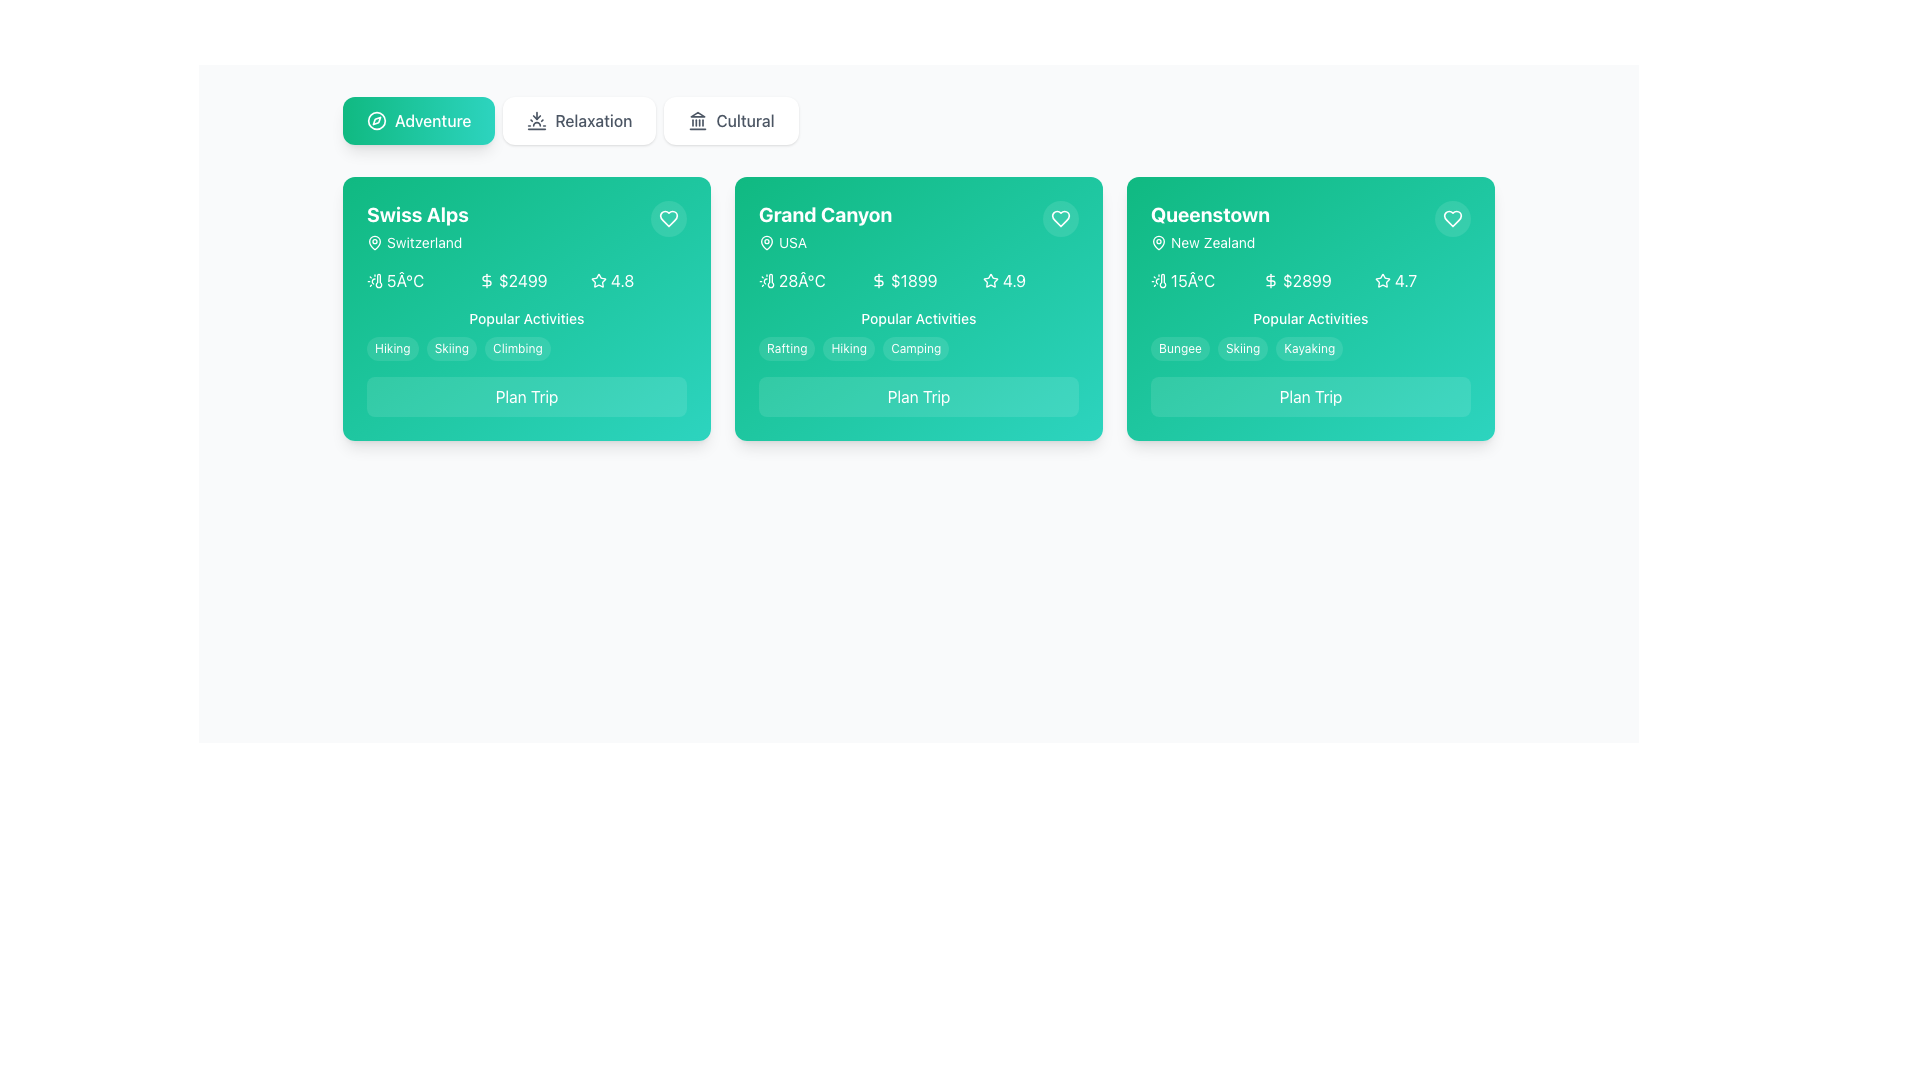 This screenshot has width=1920, height=1080. What do you see at coordinates (668, 219) in the screenshot?
I see `the circular button with a heart icon located at the top-right corner of the 'Swiss Alps' card` at bounding box center [668, 219].